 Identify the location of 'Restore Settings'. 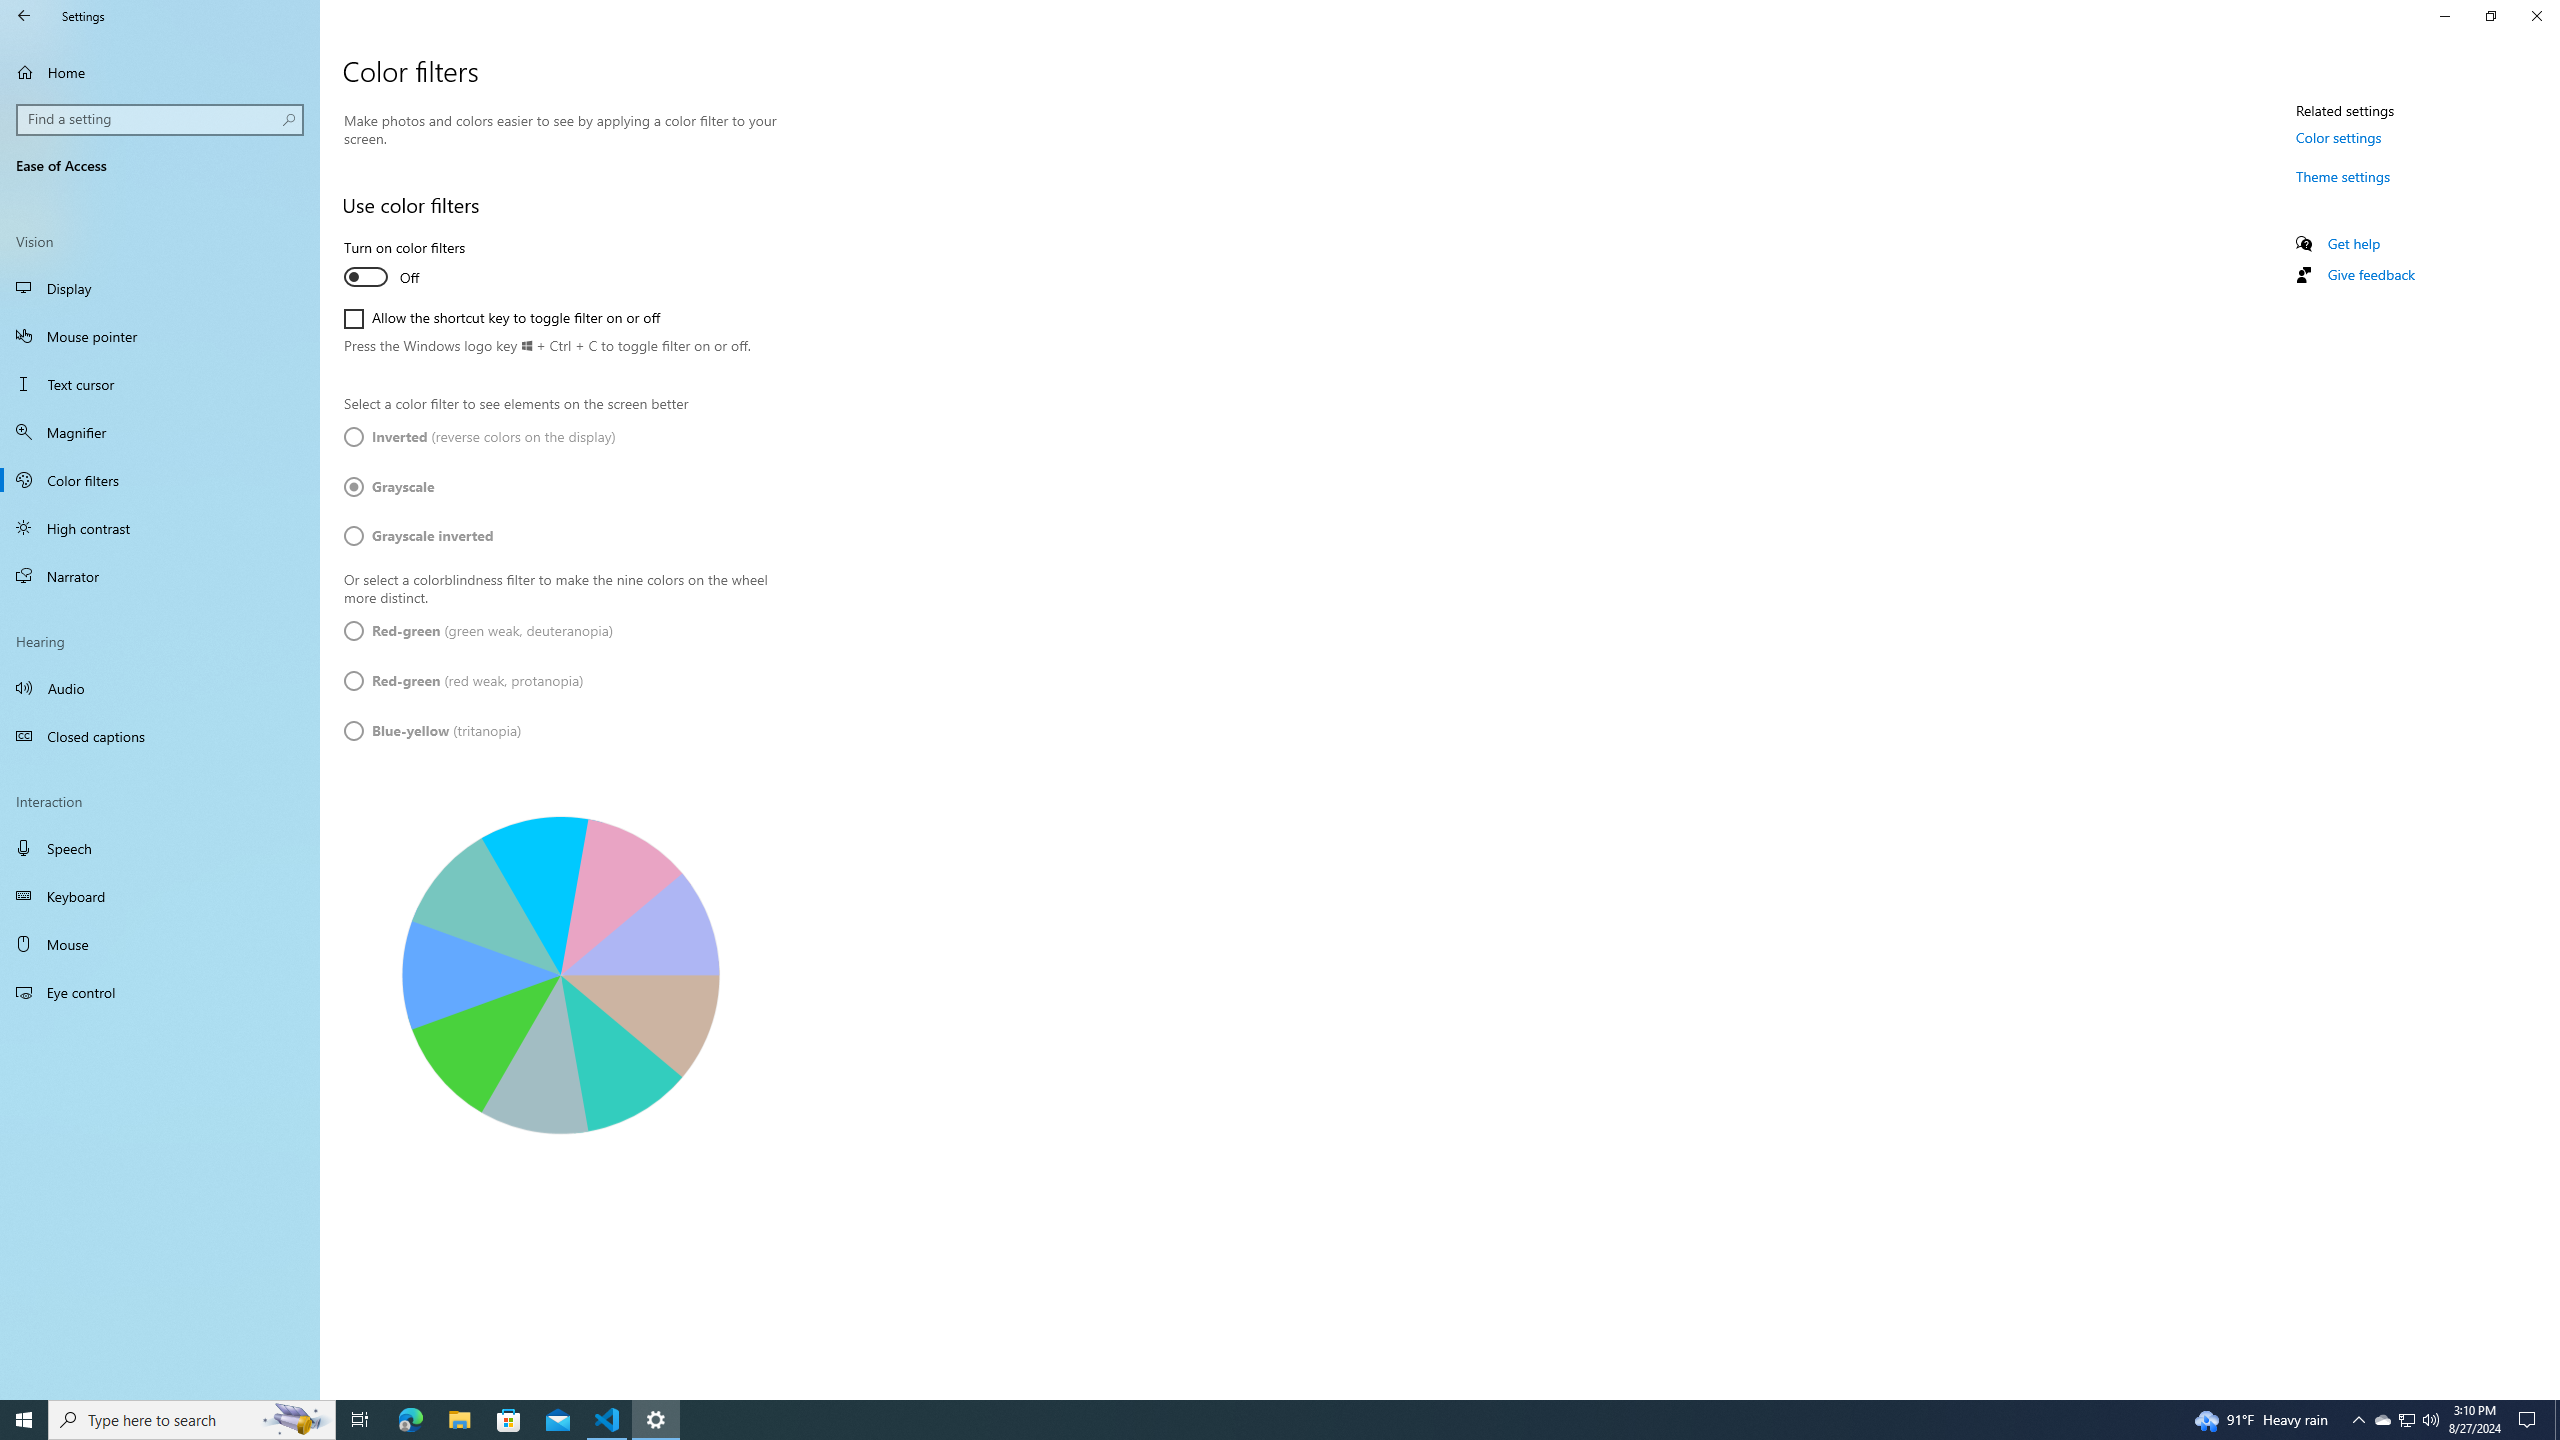
(2490, 15).